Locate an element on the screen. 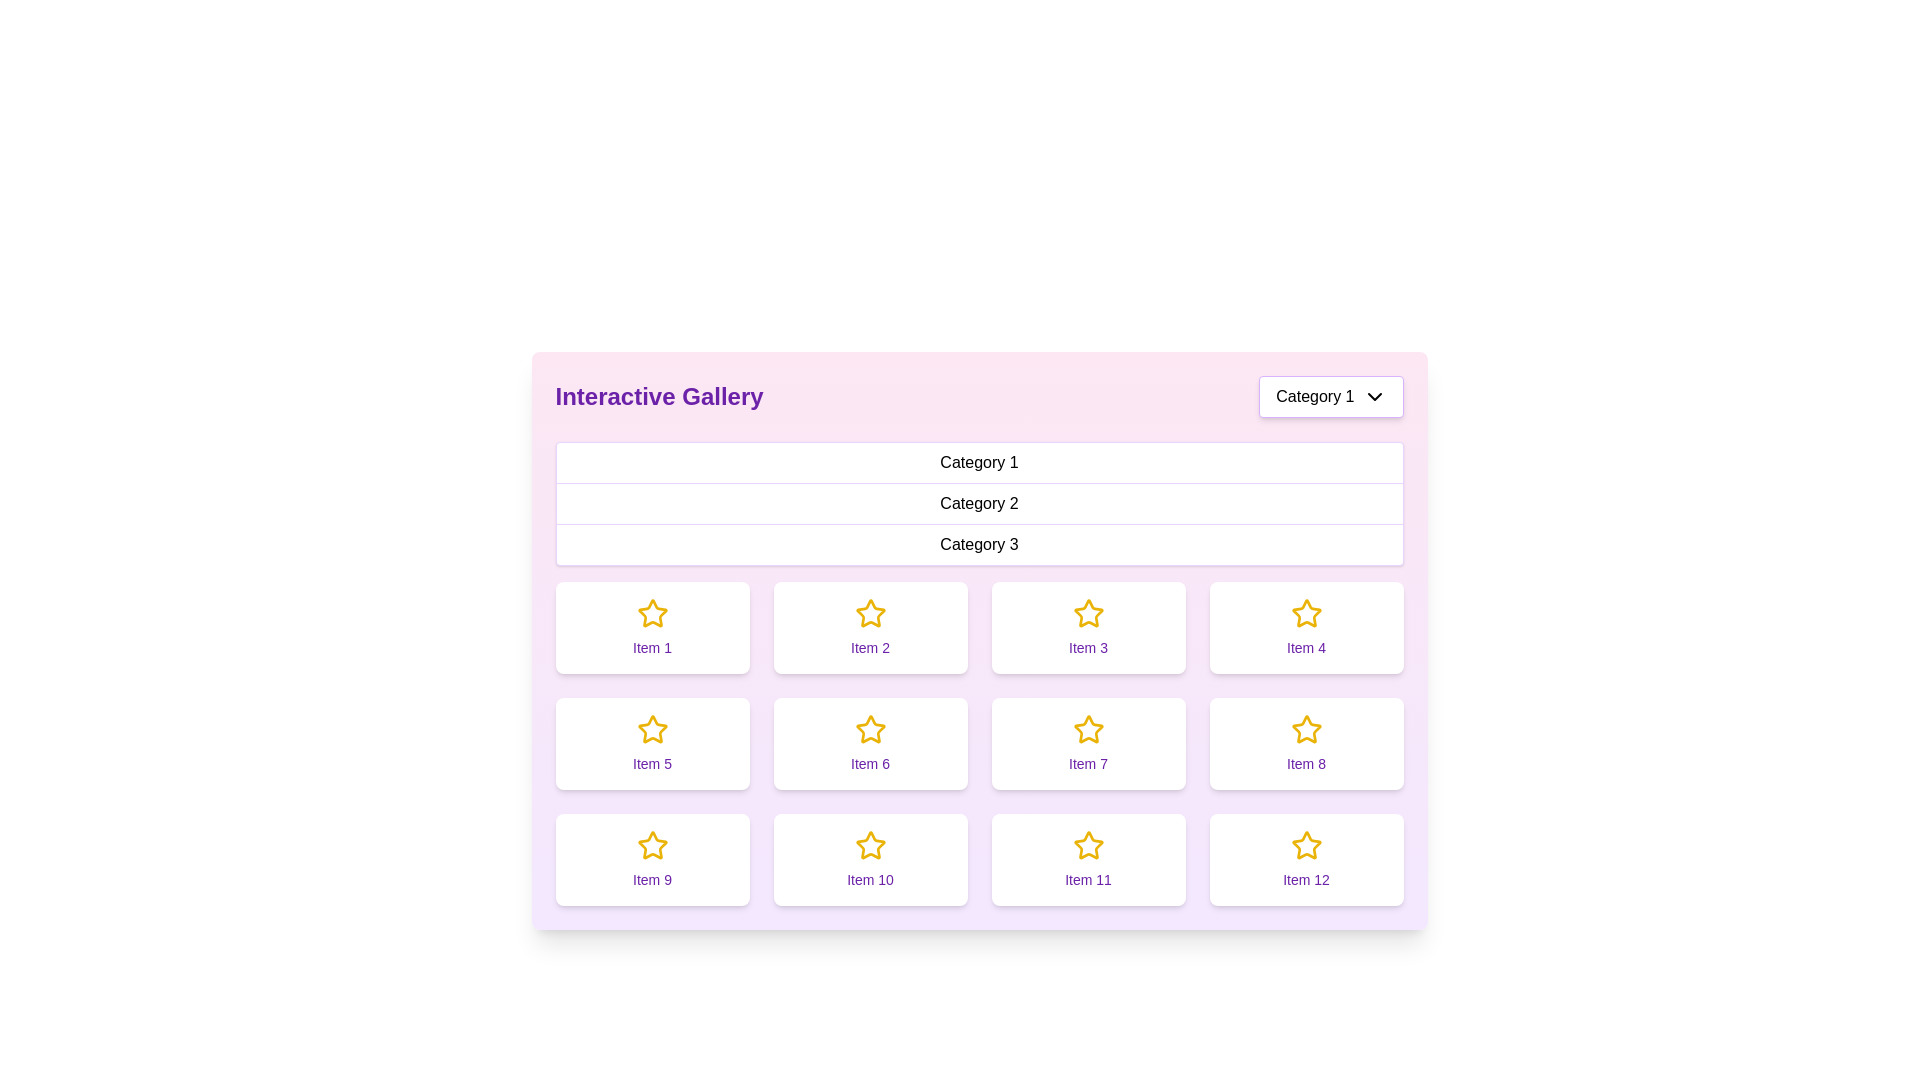 This screenshot has width=1920, height=1080. the card containing the text 'Item 5' and a yellow star icon, which is located in the second row, first column of the grid layout is located at coordinates (652, 744).